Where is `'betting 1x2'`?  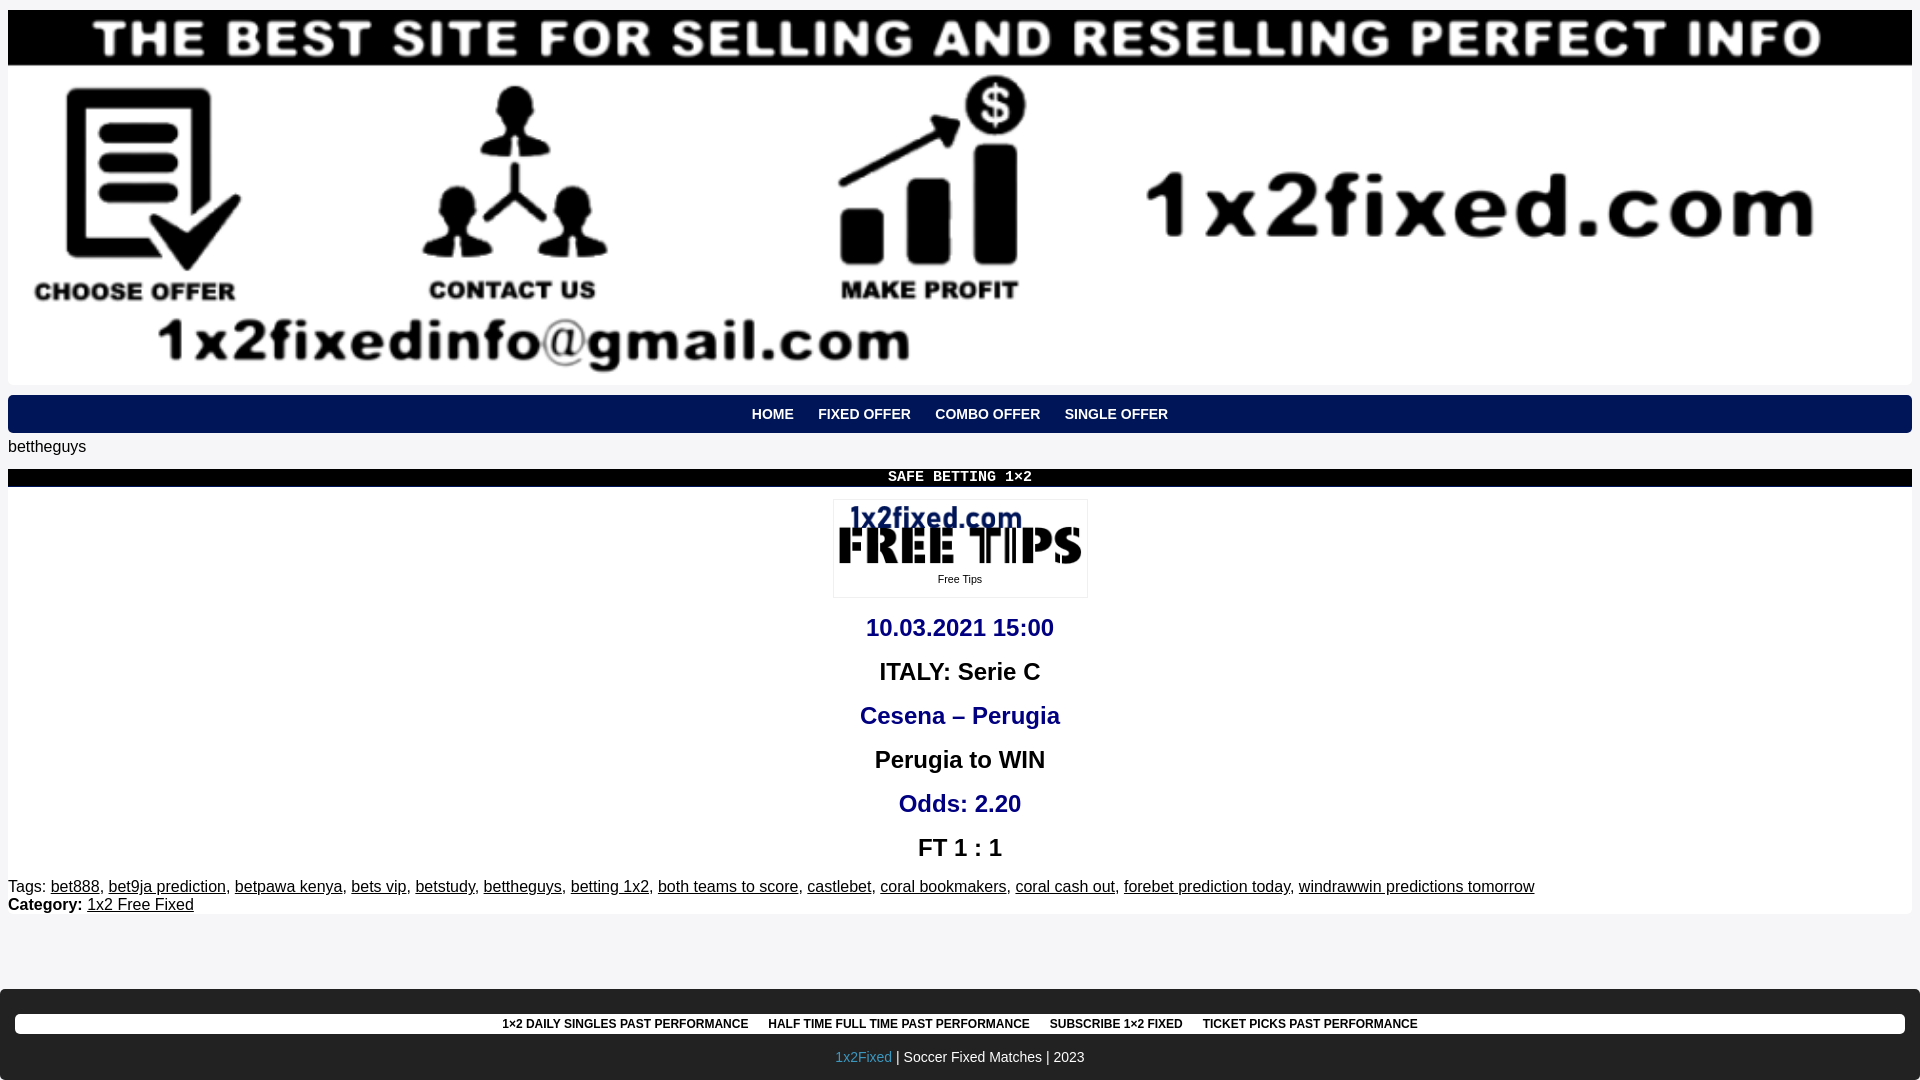 'betting 1x2' is located at coordinates (608, 885).